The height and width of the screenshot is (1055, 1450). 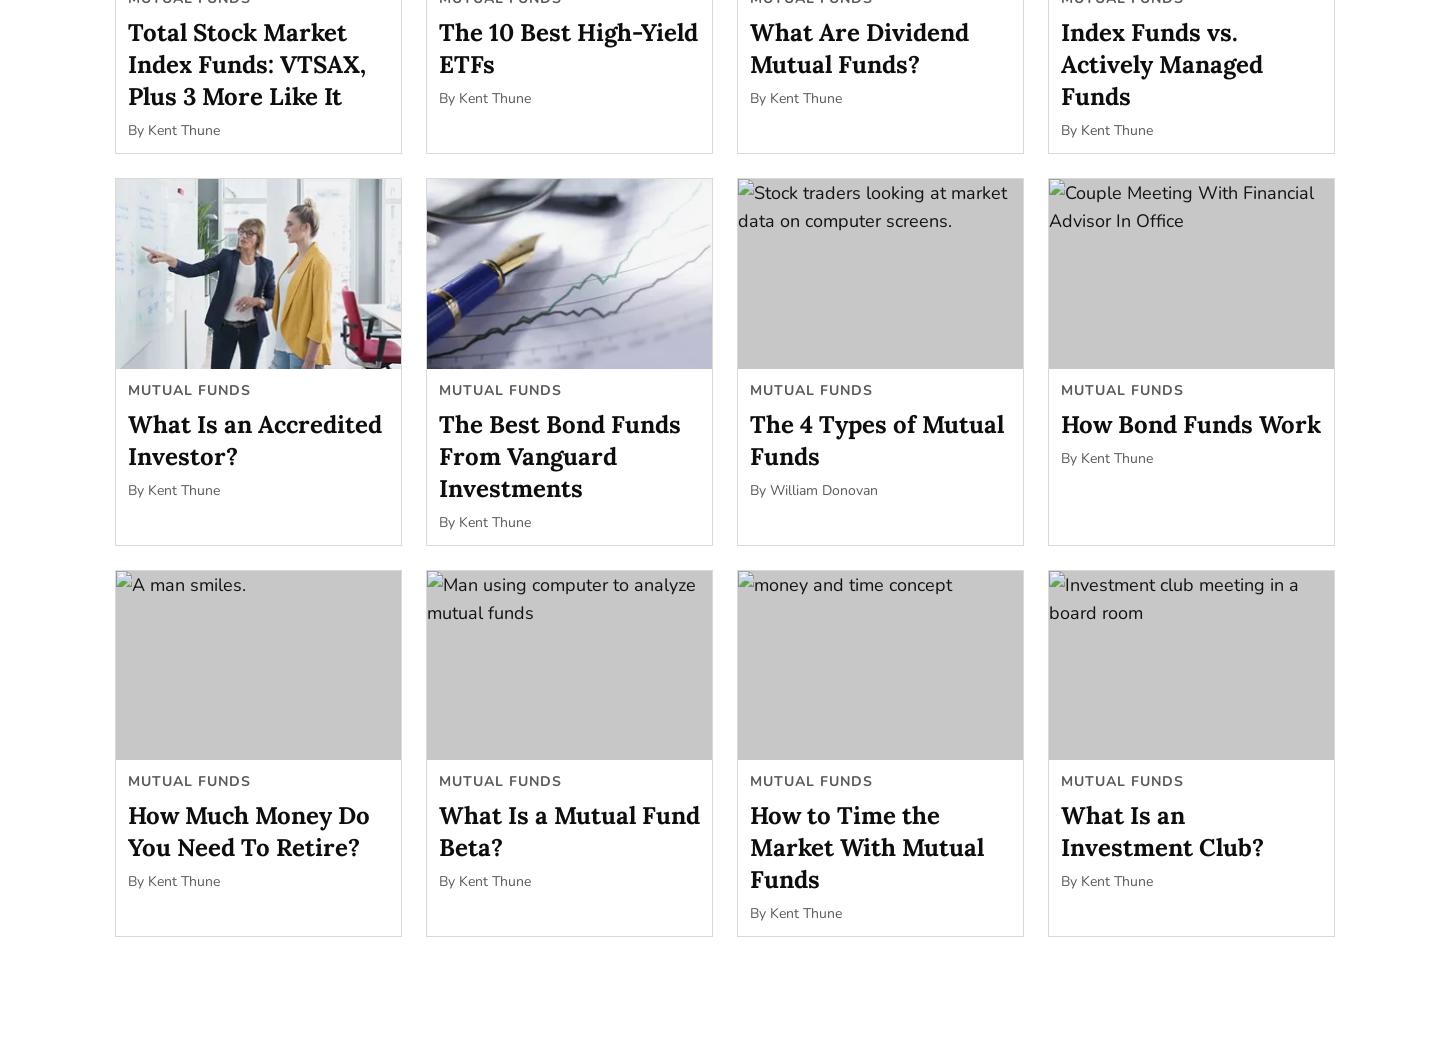 I want to click on 'How Much Money Do You Need To Retire?', so click(x=248, y=831).